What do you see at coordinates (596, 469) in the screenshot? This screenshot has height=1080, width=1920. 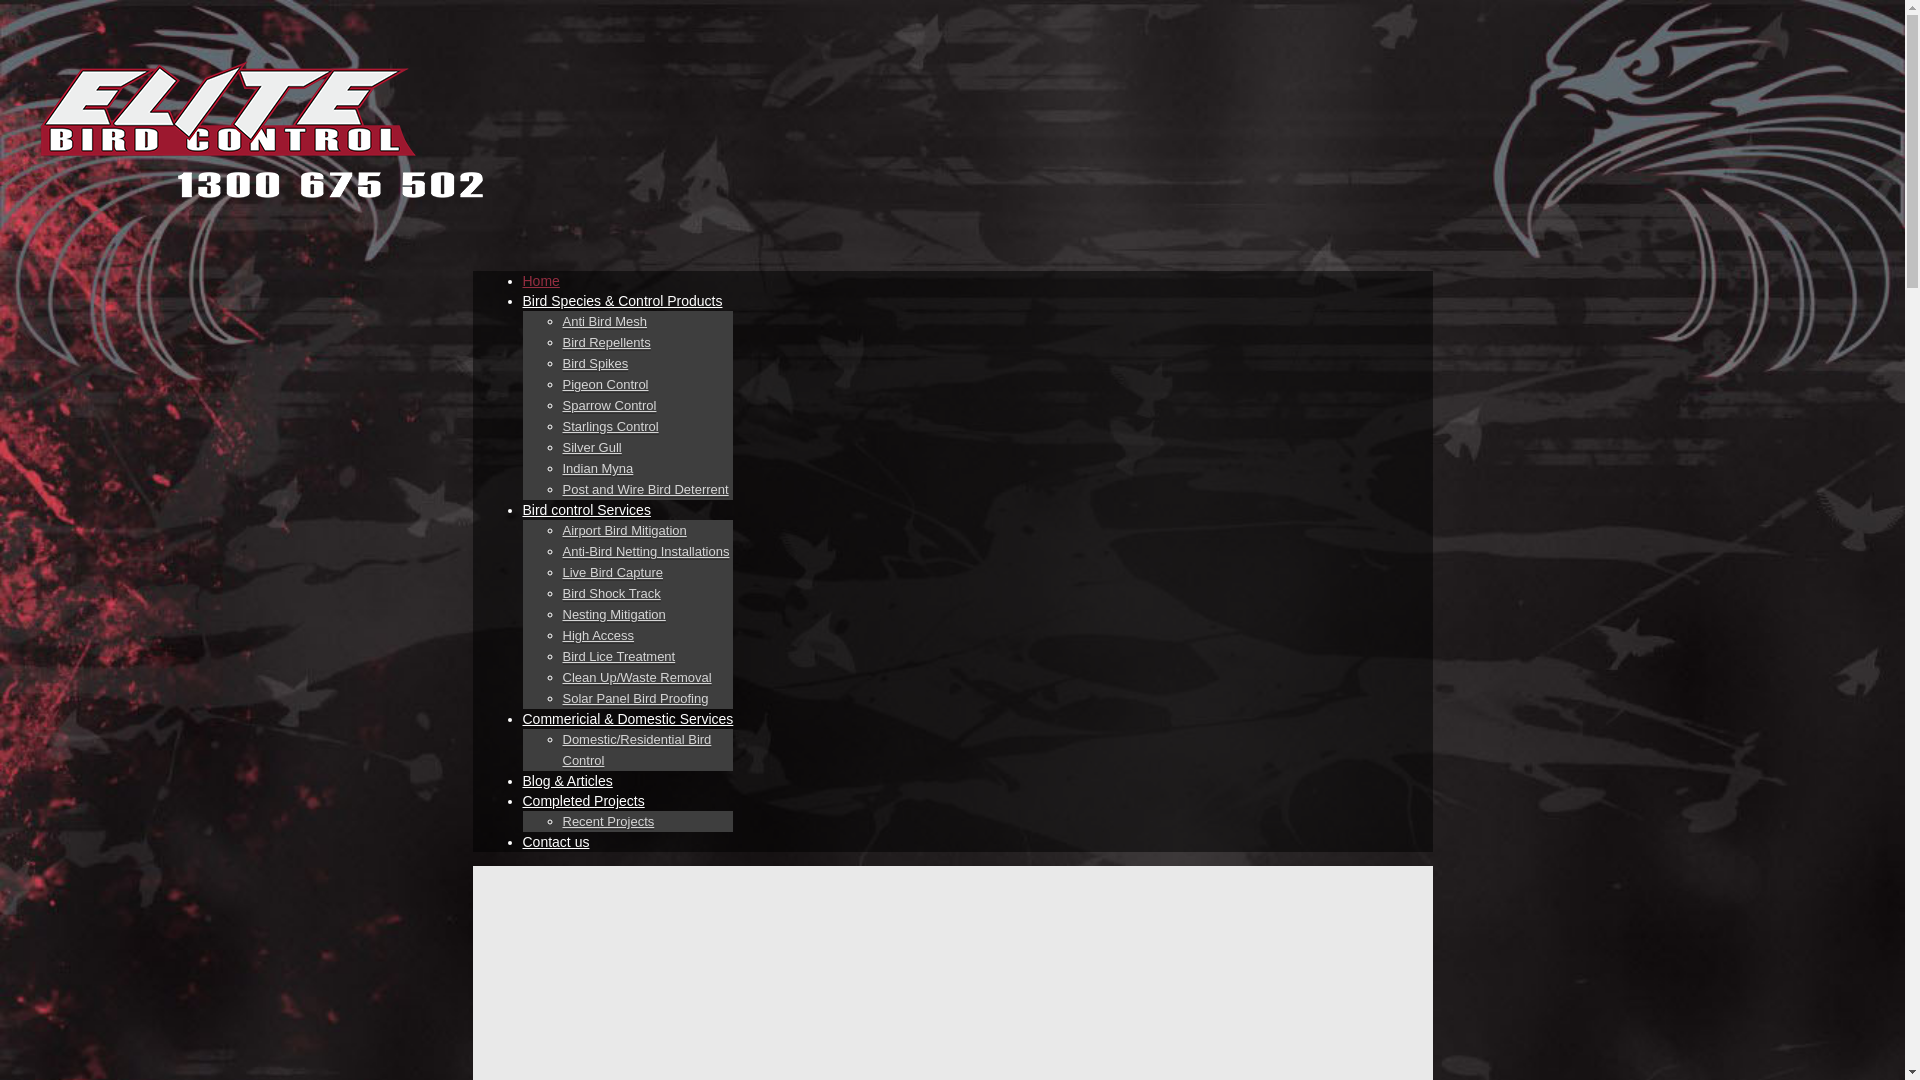 I see `'Indian Myna'` at bounding box center [596, 469].